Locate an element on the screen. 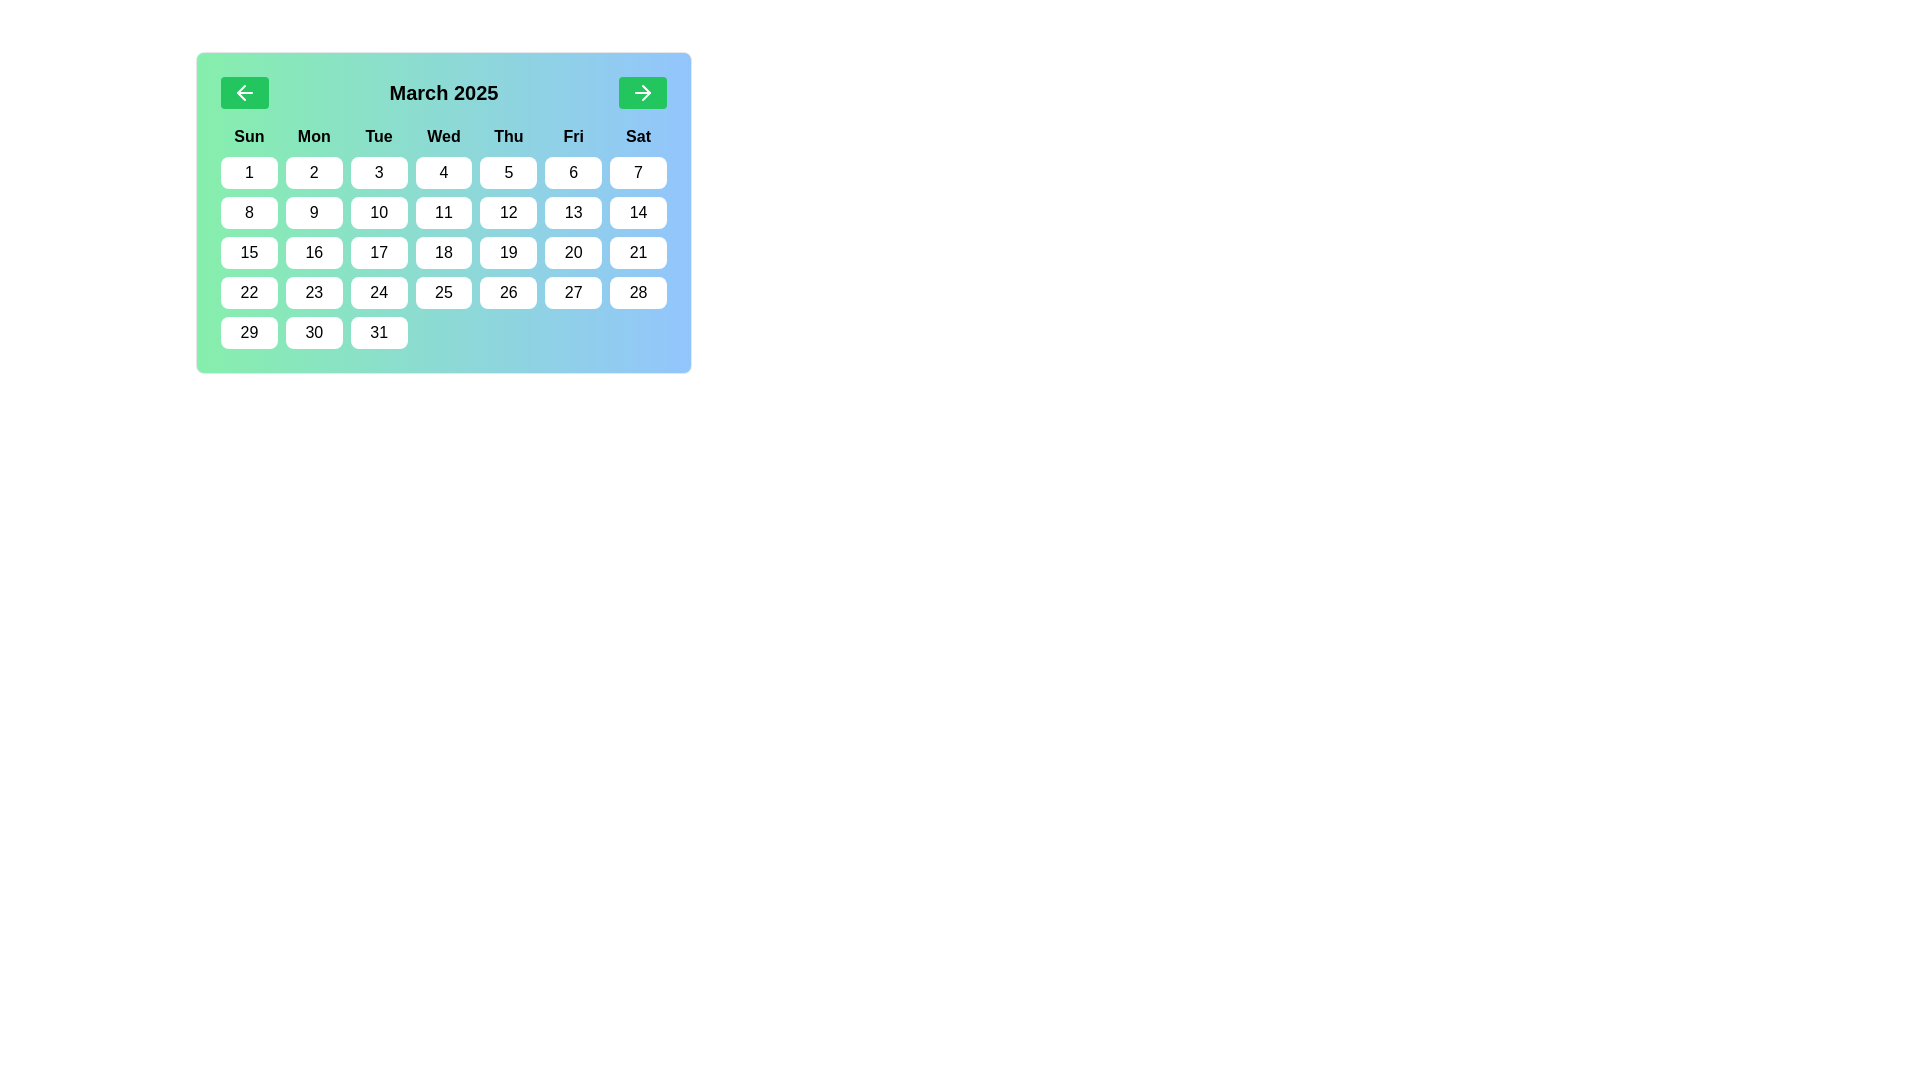  the calendar button representing the day '29' to edit the date is located at coordinates (248, 331).